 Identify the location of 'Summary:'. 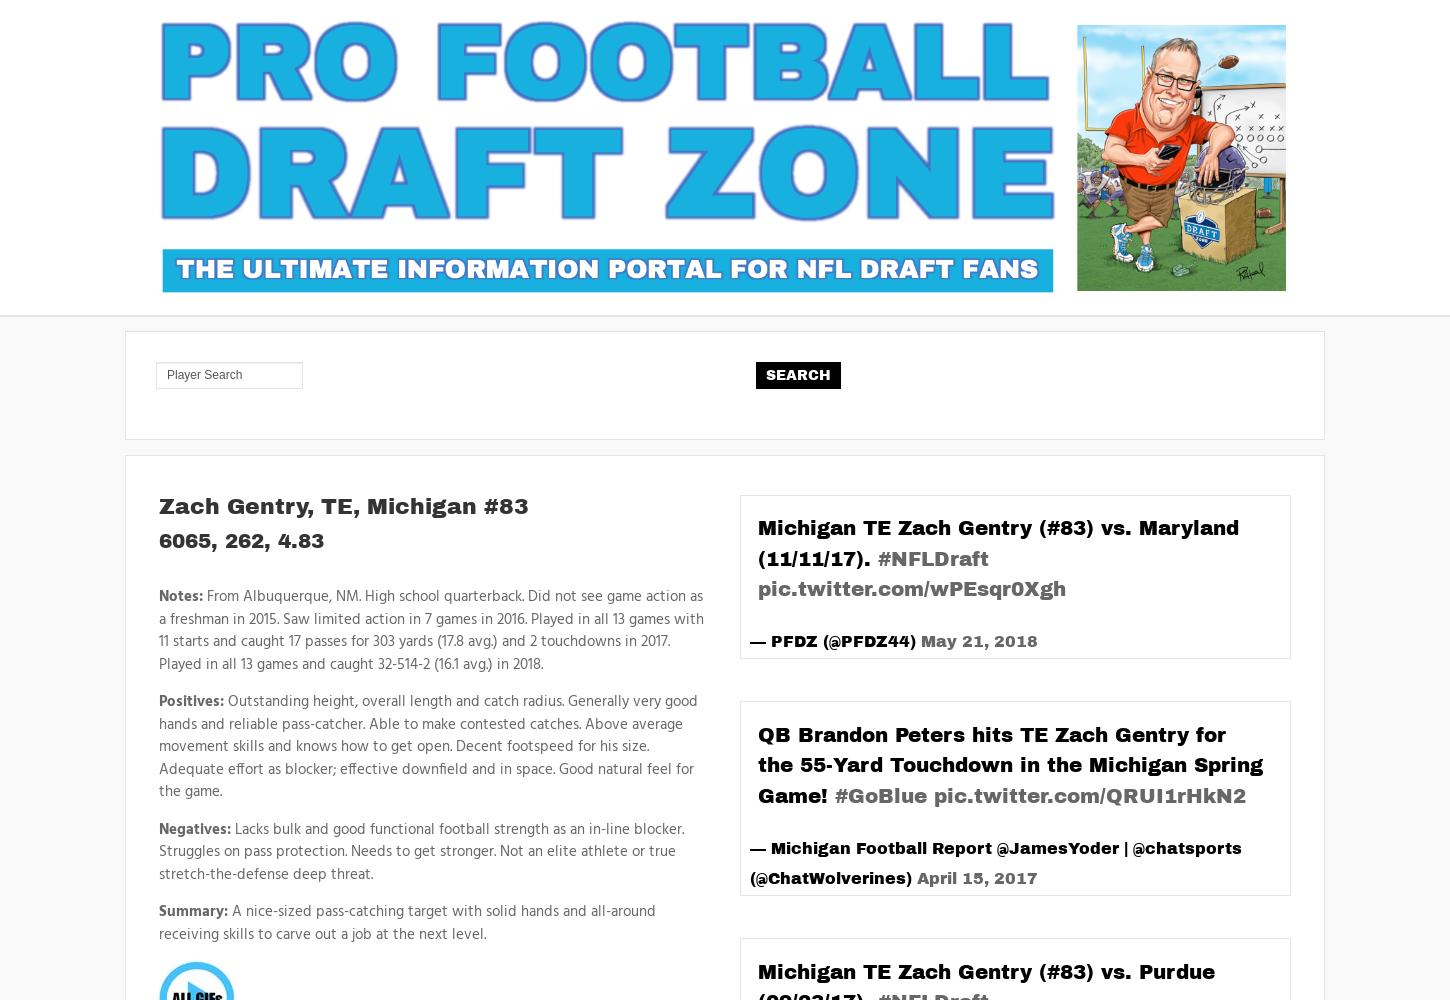
(192, 912).